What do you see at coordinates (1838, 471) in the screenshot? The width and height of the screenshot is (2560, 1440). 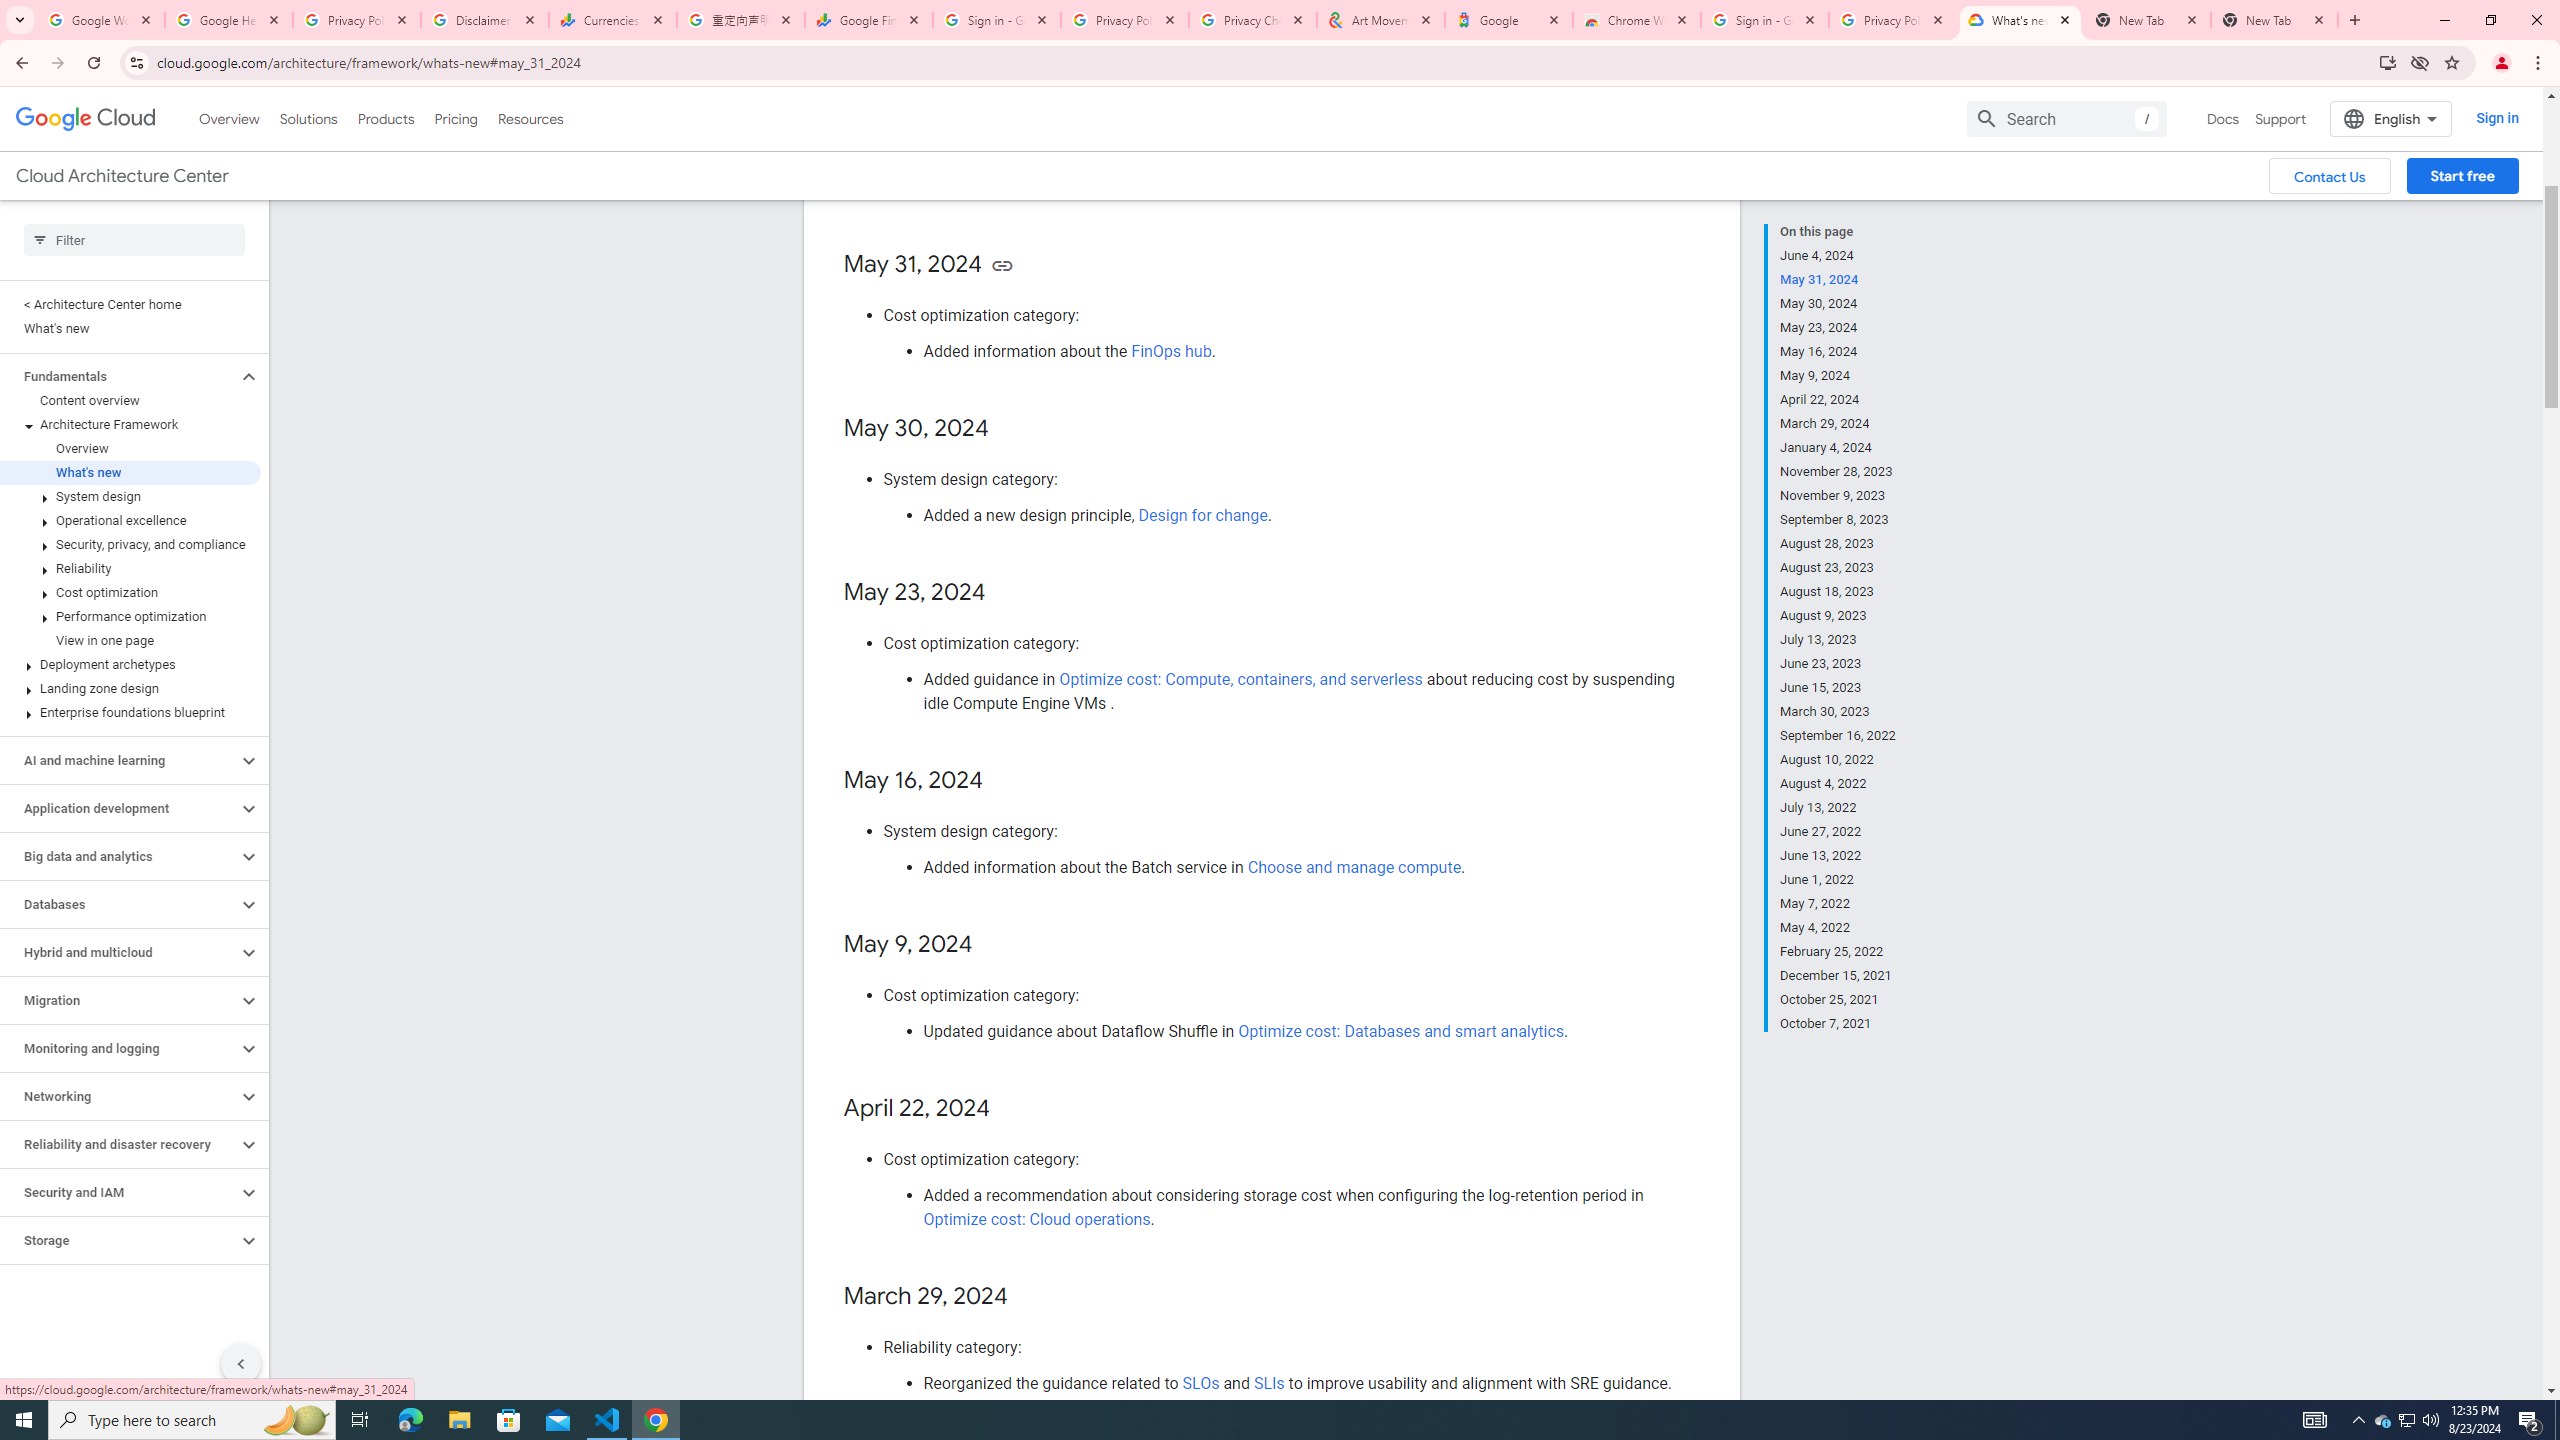 I see `'November 28, 2023'` at bounding box center [1838, 471].